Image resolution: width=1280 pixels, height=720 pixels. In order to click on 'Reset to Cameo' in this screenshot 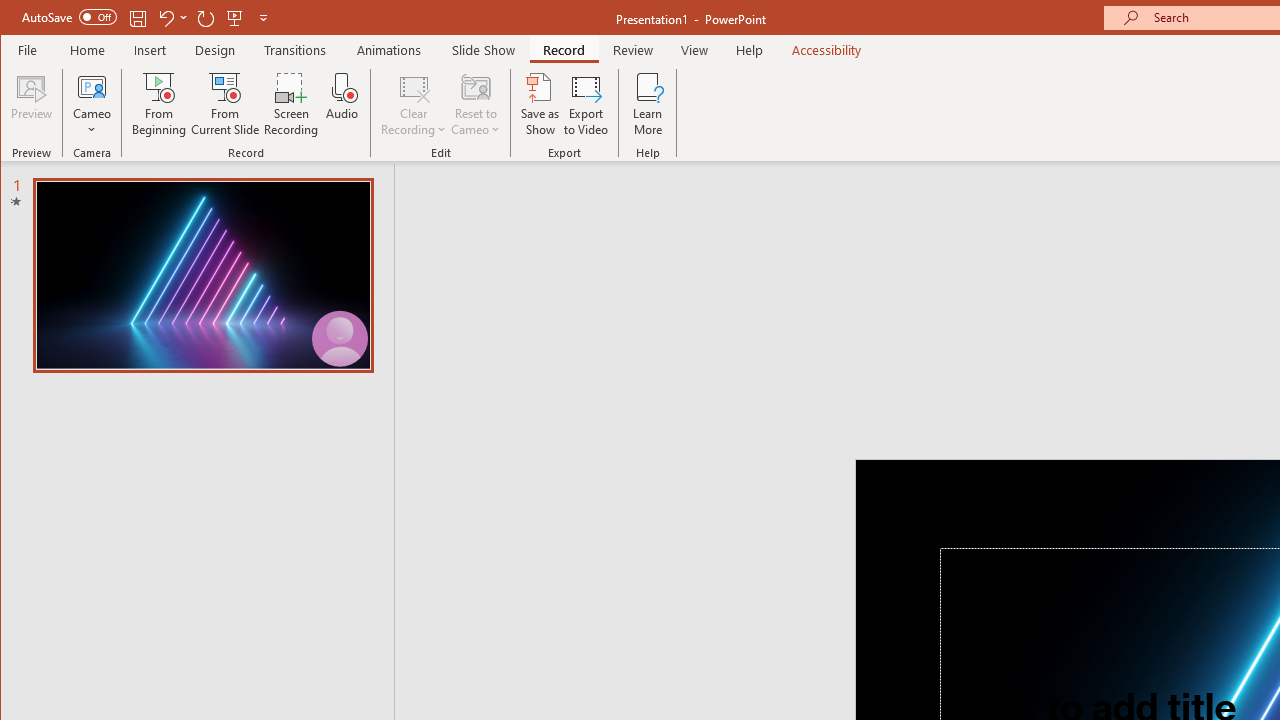, I will do `click(475, 104)`.